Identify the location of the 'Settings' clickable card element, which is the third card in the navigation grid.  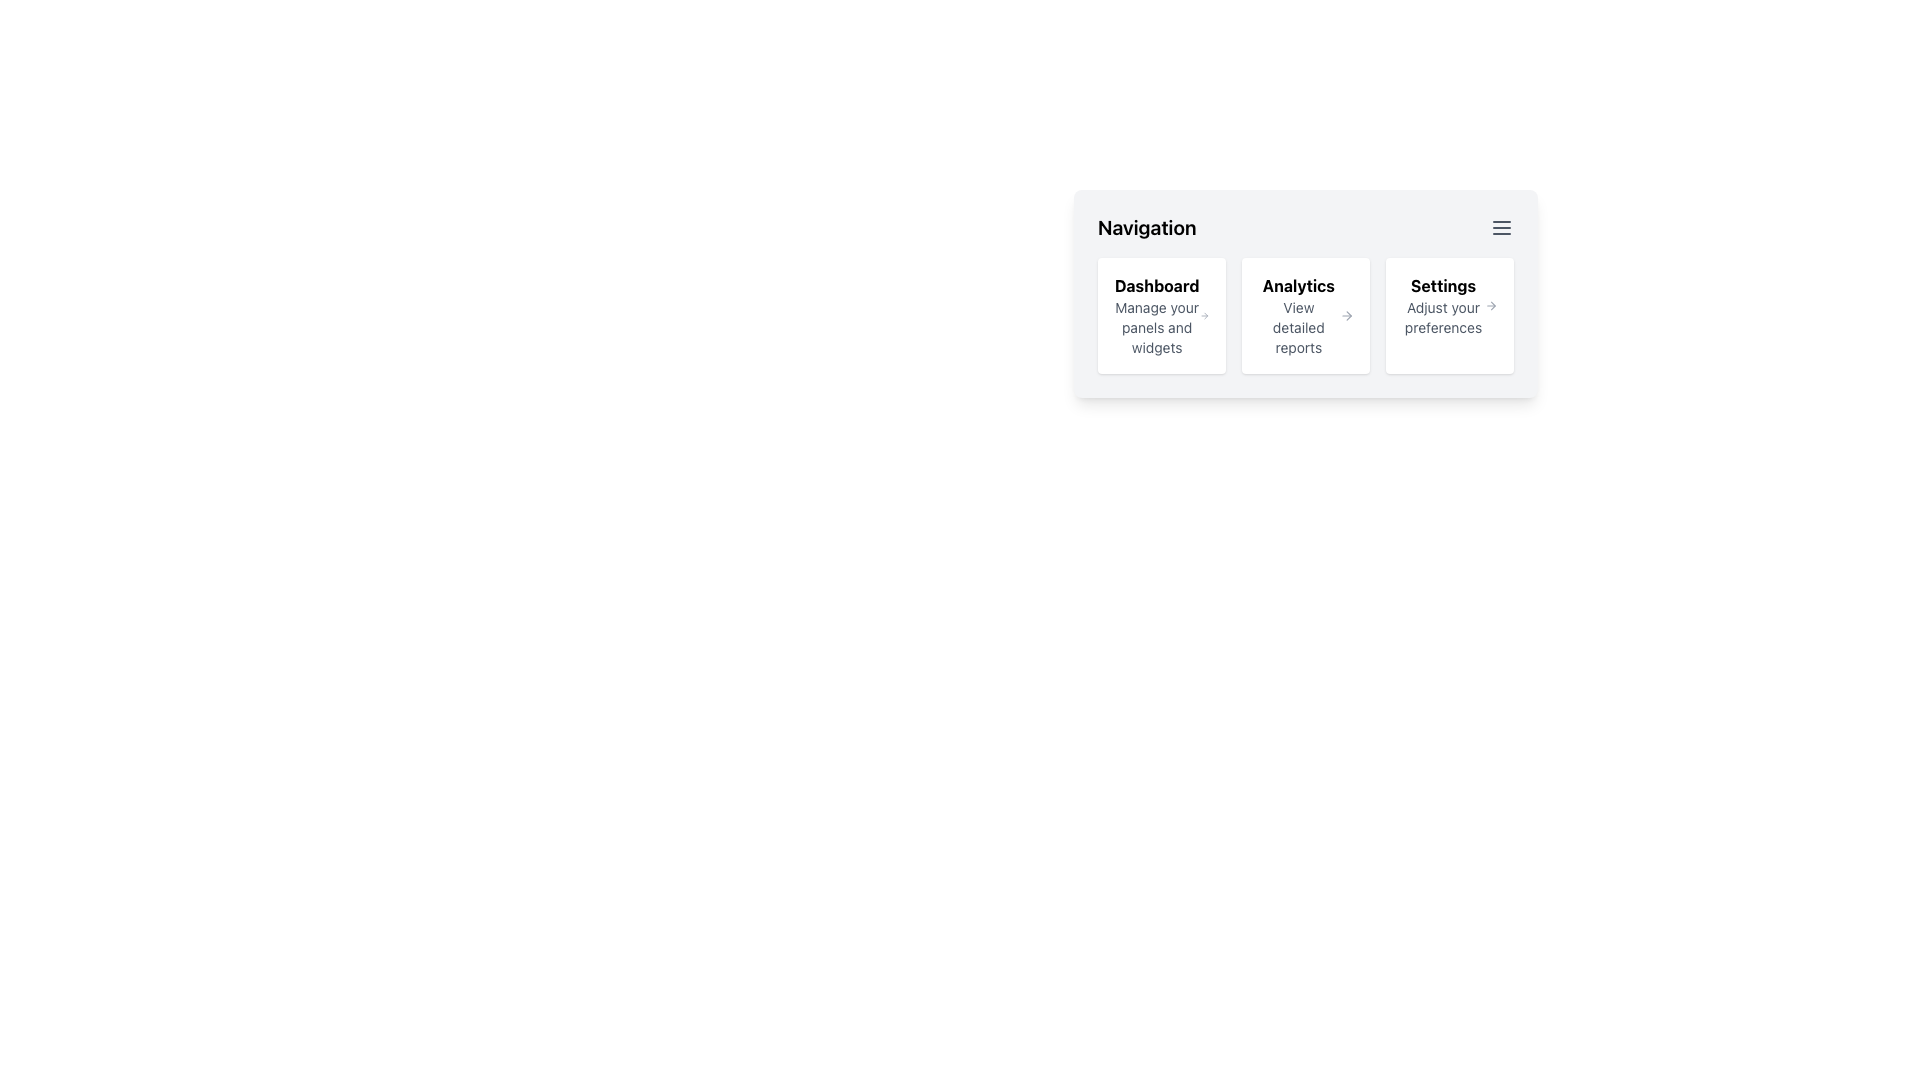
(1449, 315).